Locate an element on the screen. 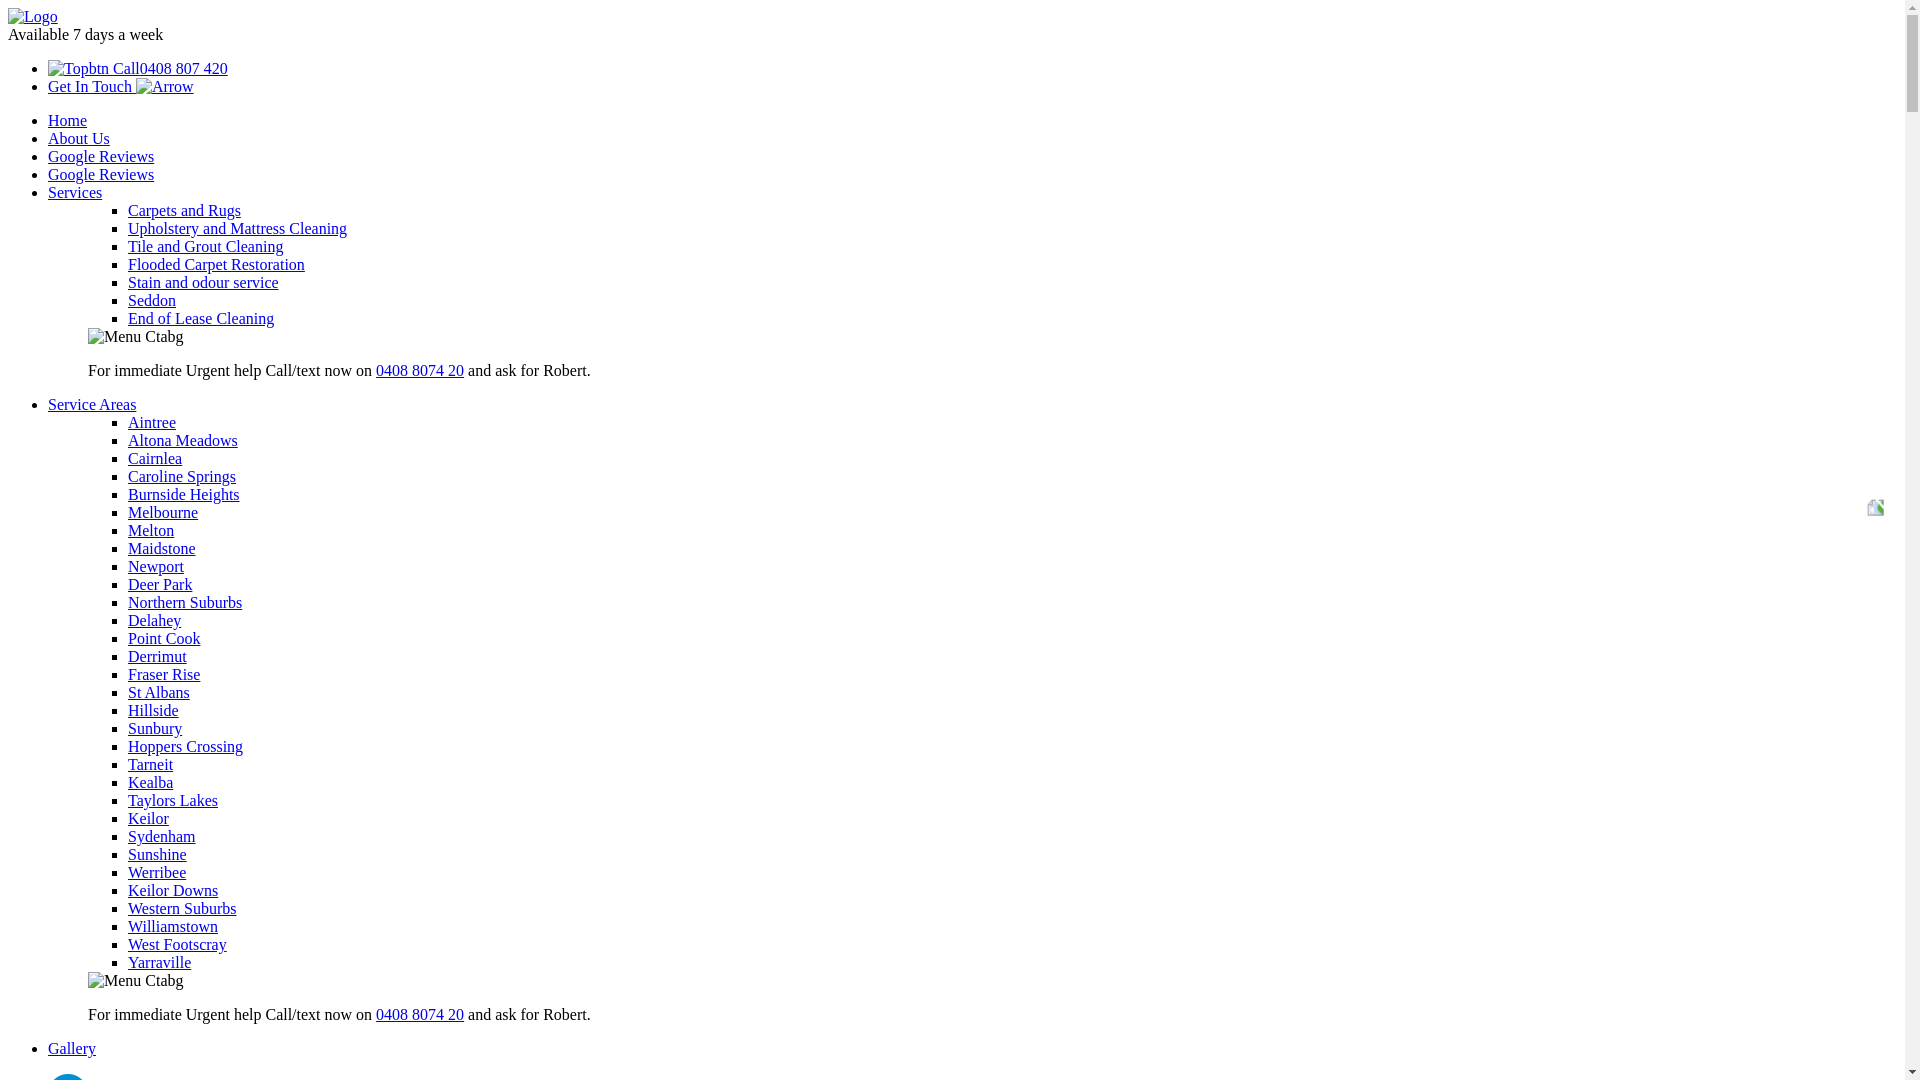  'Flooded Carpet Restoration' is located at coordinates (216, 263).